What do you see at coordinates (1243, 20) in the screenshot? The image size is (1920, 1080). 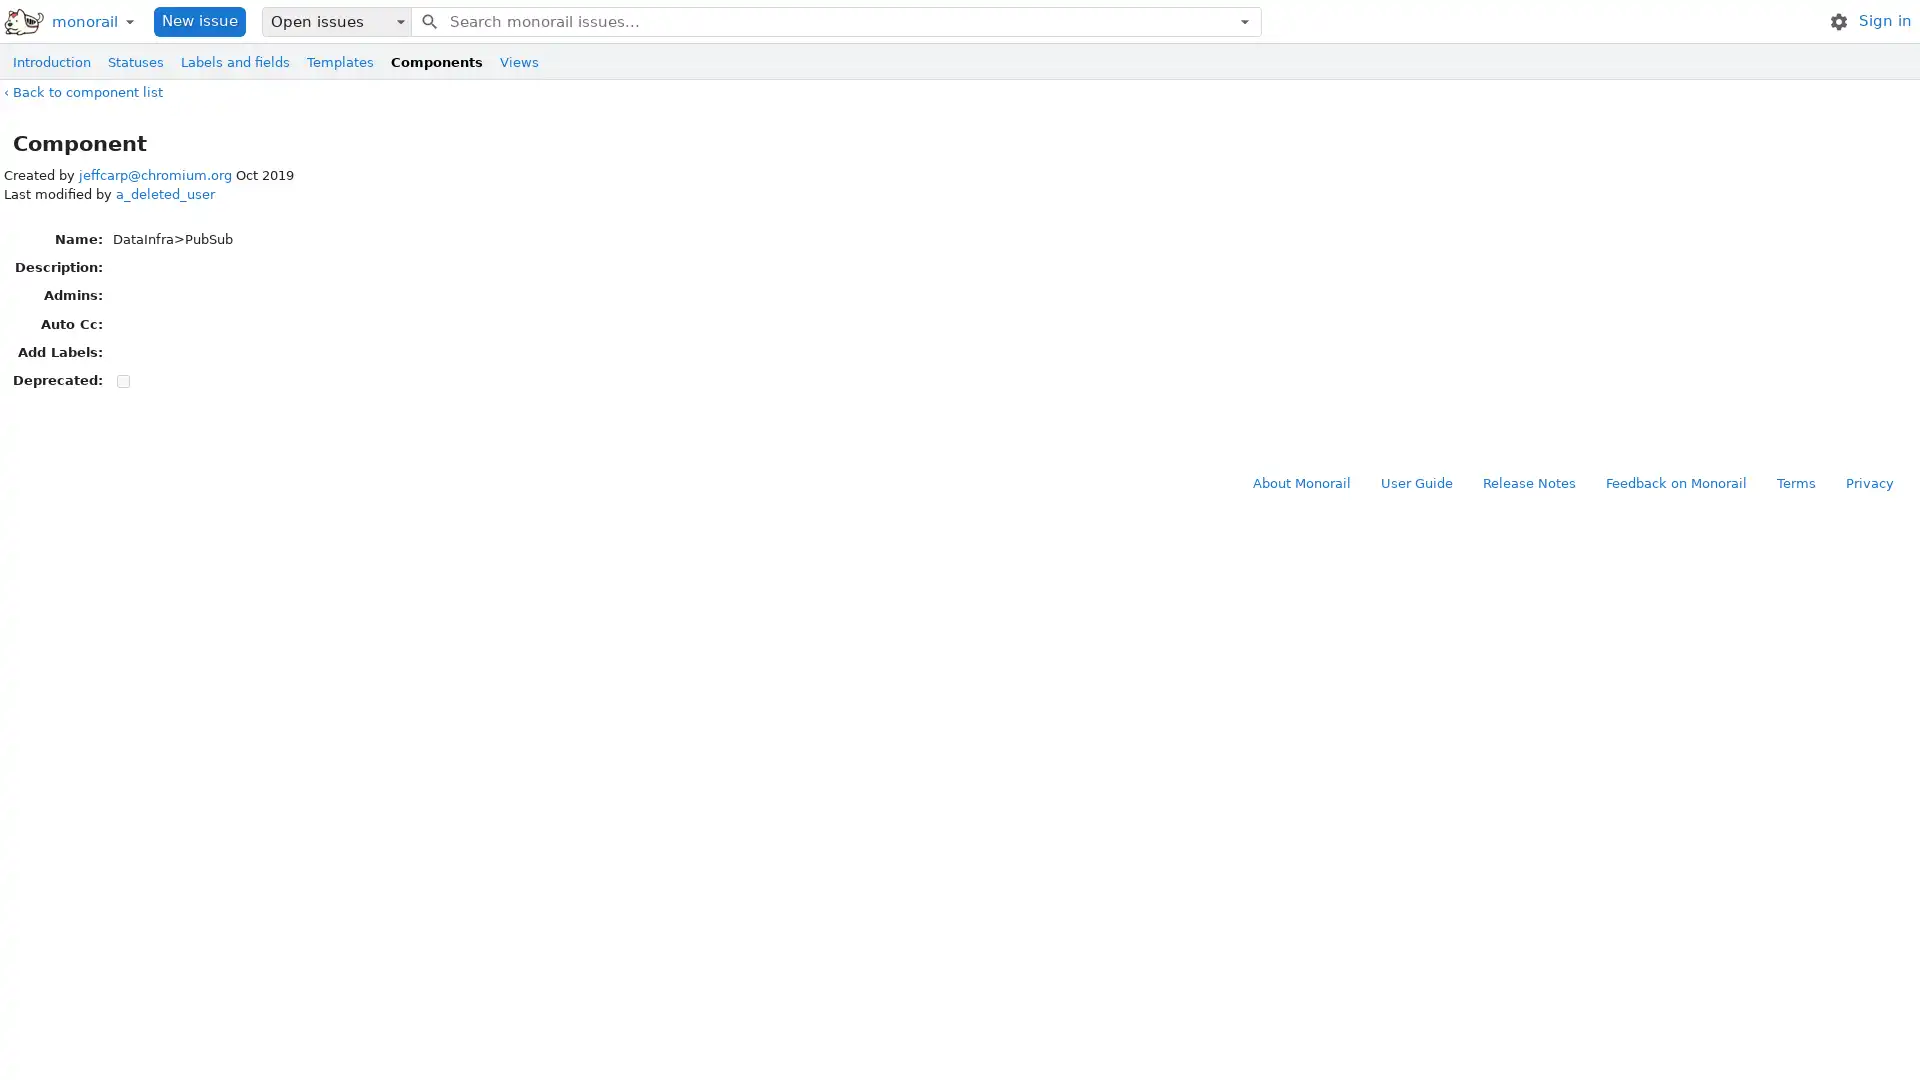 I see `Search options` at bounding box center [1243, 20].